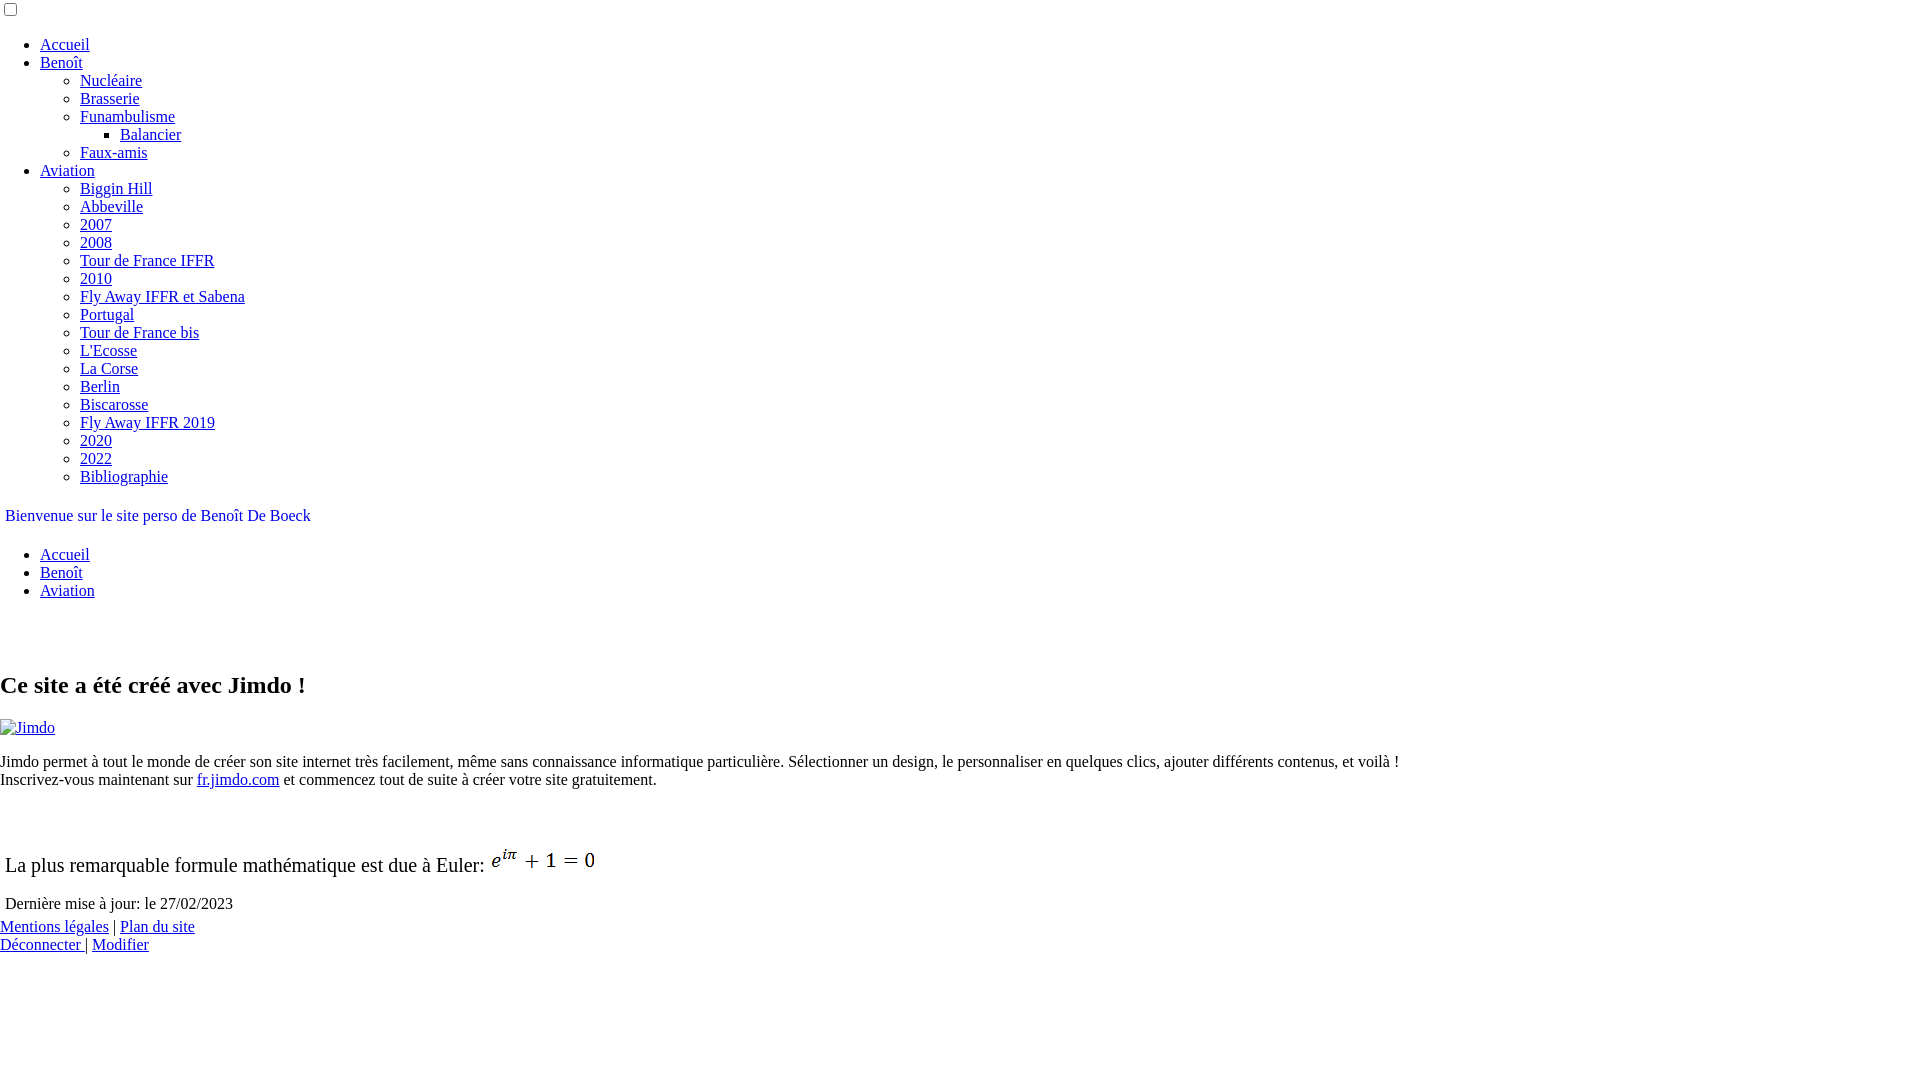 The height and width of the screenshot is (1080, 1920). What do you see at coordinates (67, 169) in the screenshot?
I see `'Aviation'` at bounding box center [67, 169].